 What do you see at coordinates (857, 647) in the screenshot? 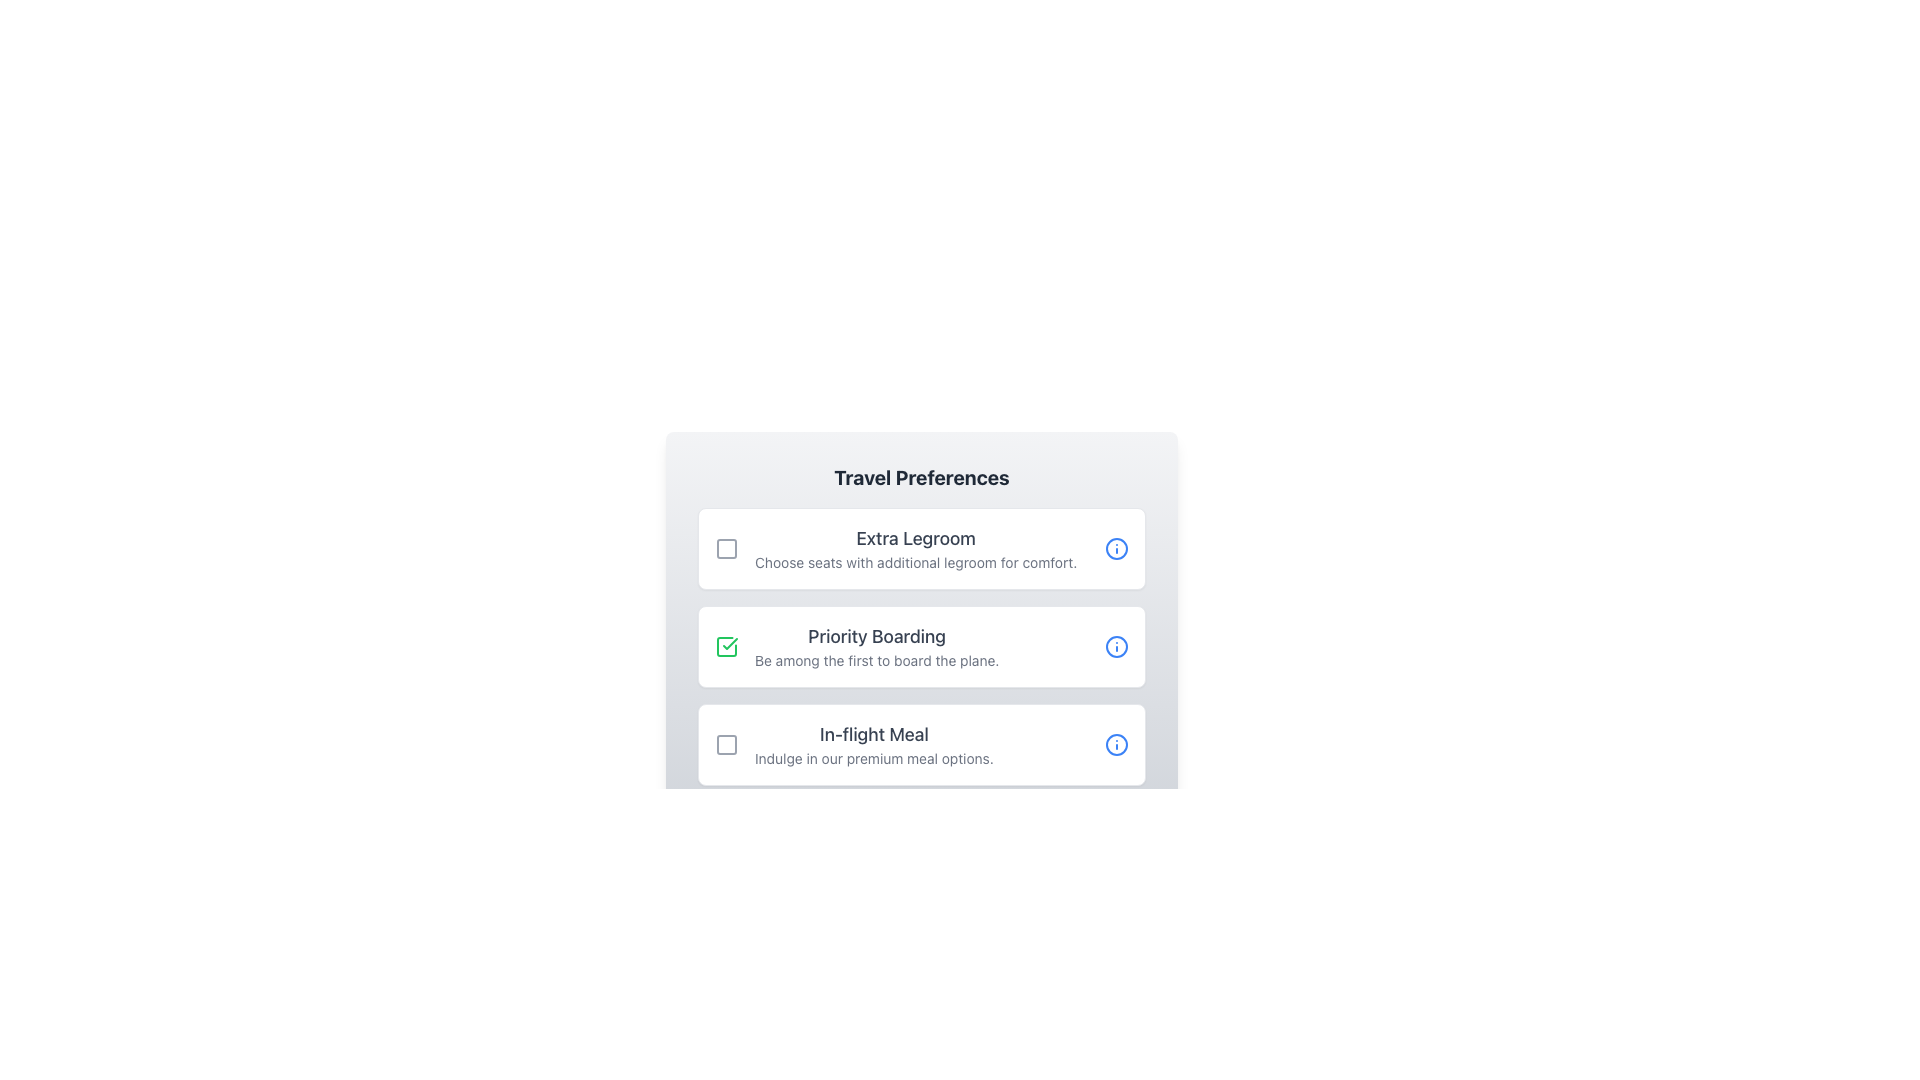
I see `the associated checkbox for the 'Priority Boarding' option, which is the second entry in the list of travel preferences, located between 'Extra Legroom' and 'In-flight Meal'` at bounding box center [857, 647].